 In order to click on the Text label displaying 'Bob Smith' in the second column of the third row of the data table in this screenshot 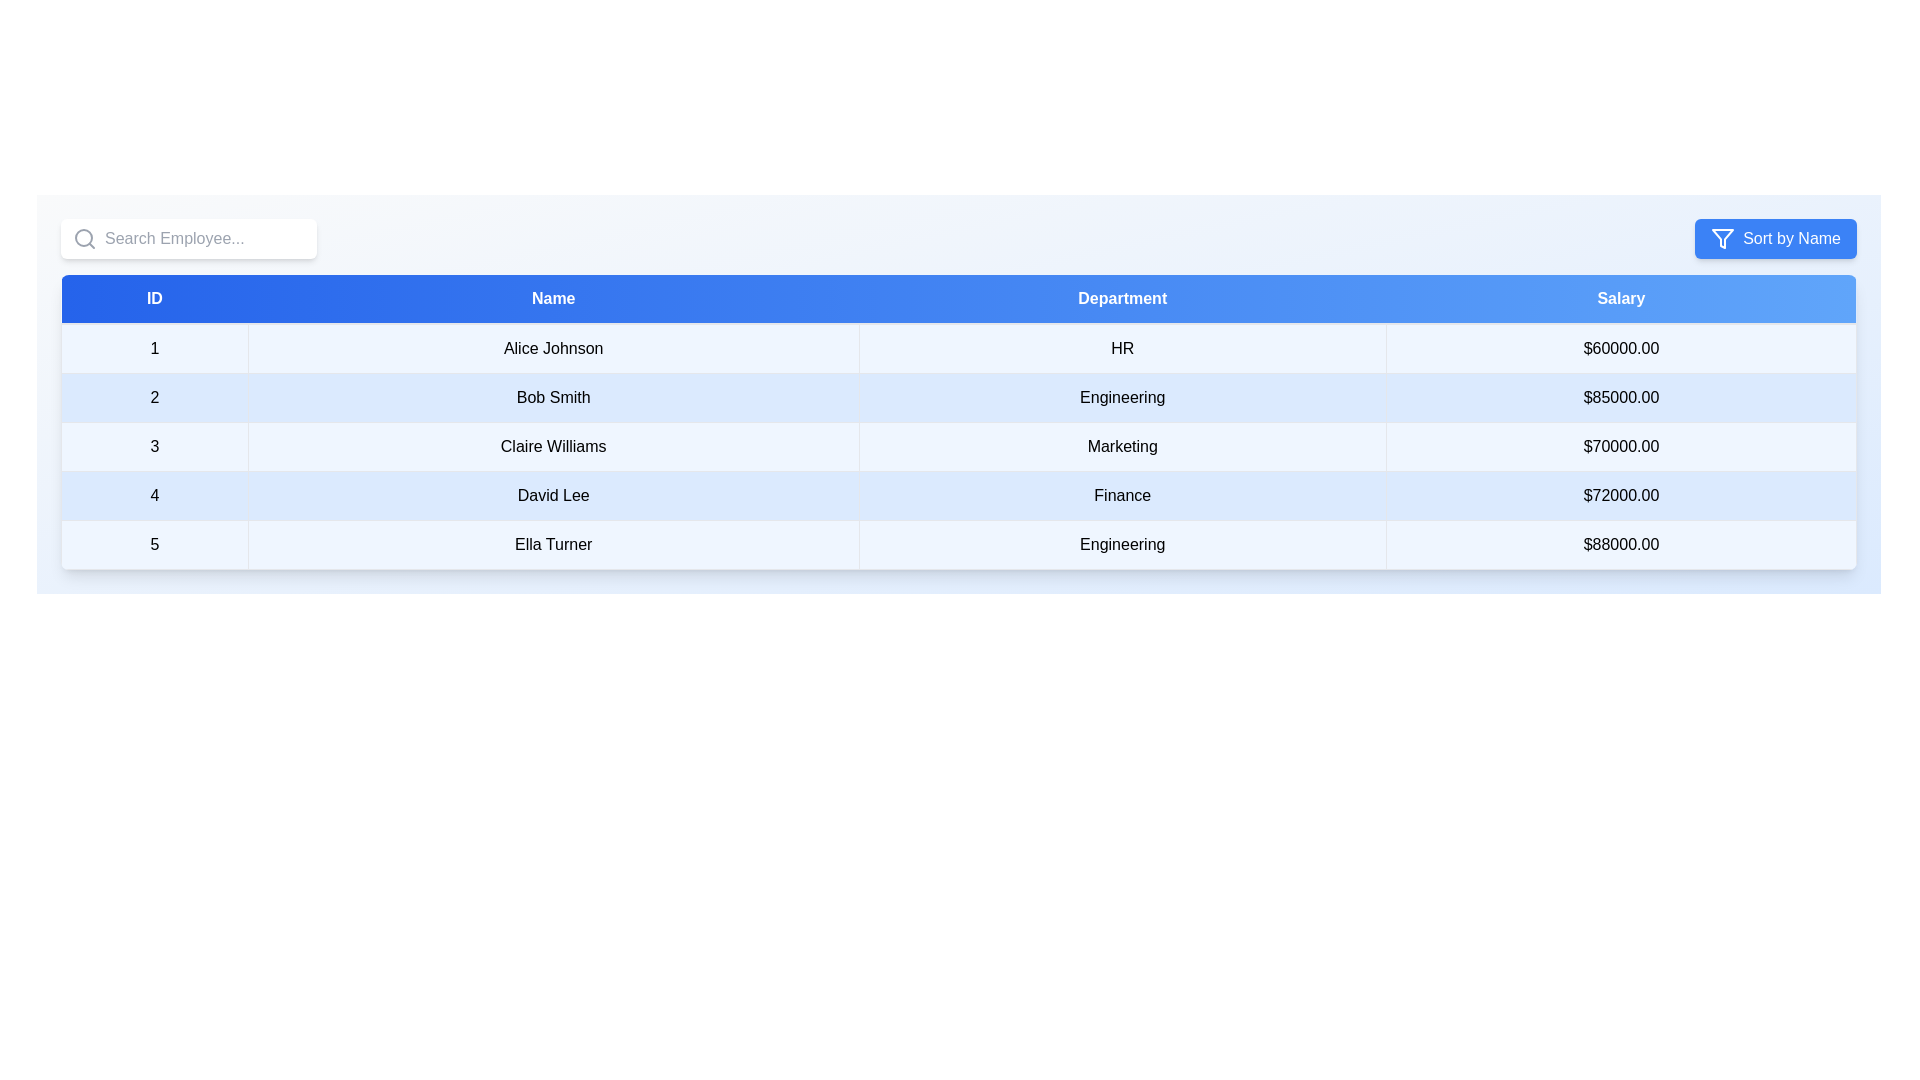, I will do `click(553, 397)`.